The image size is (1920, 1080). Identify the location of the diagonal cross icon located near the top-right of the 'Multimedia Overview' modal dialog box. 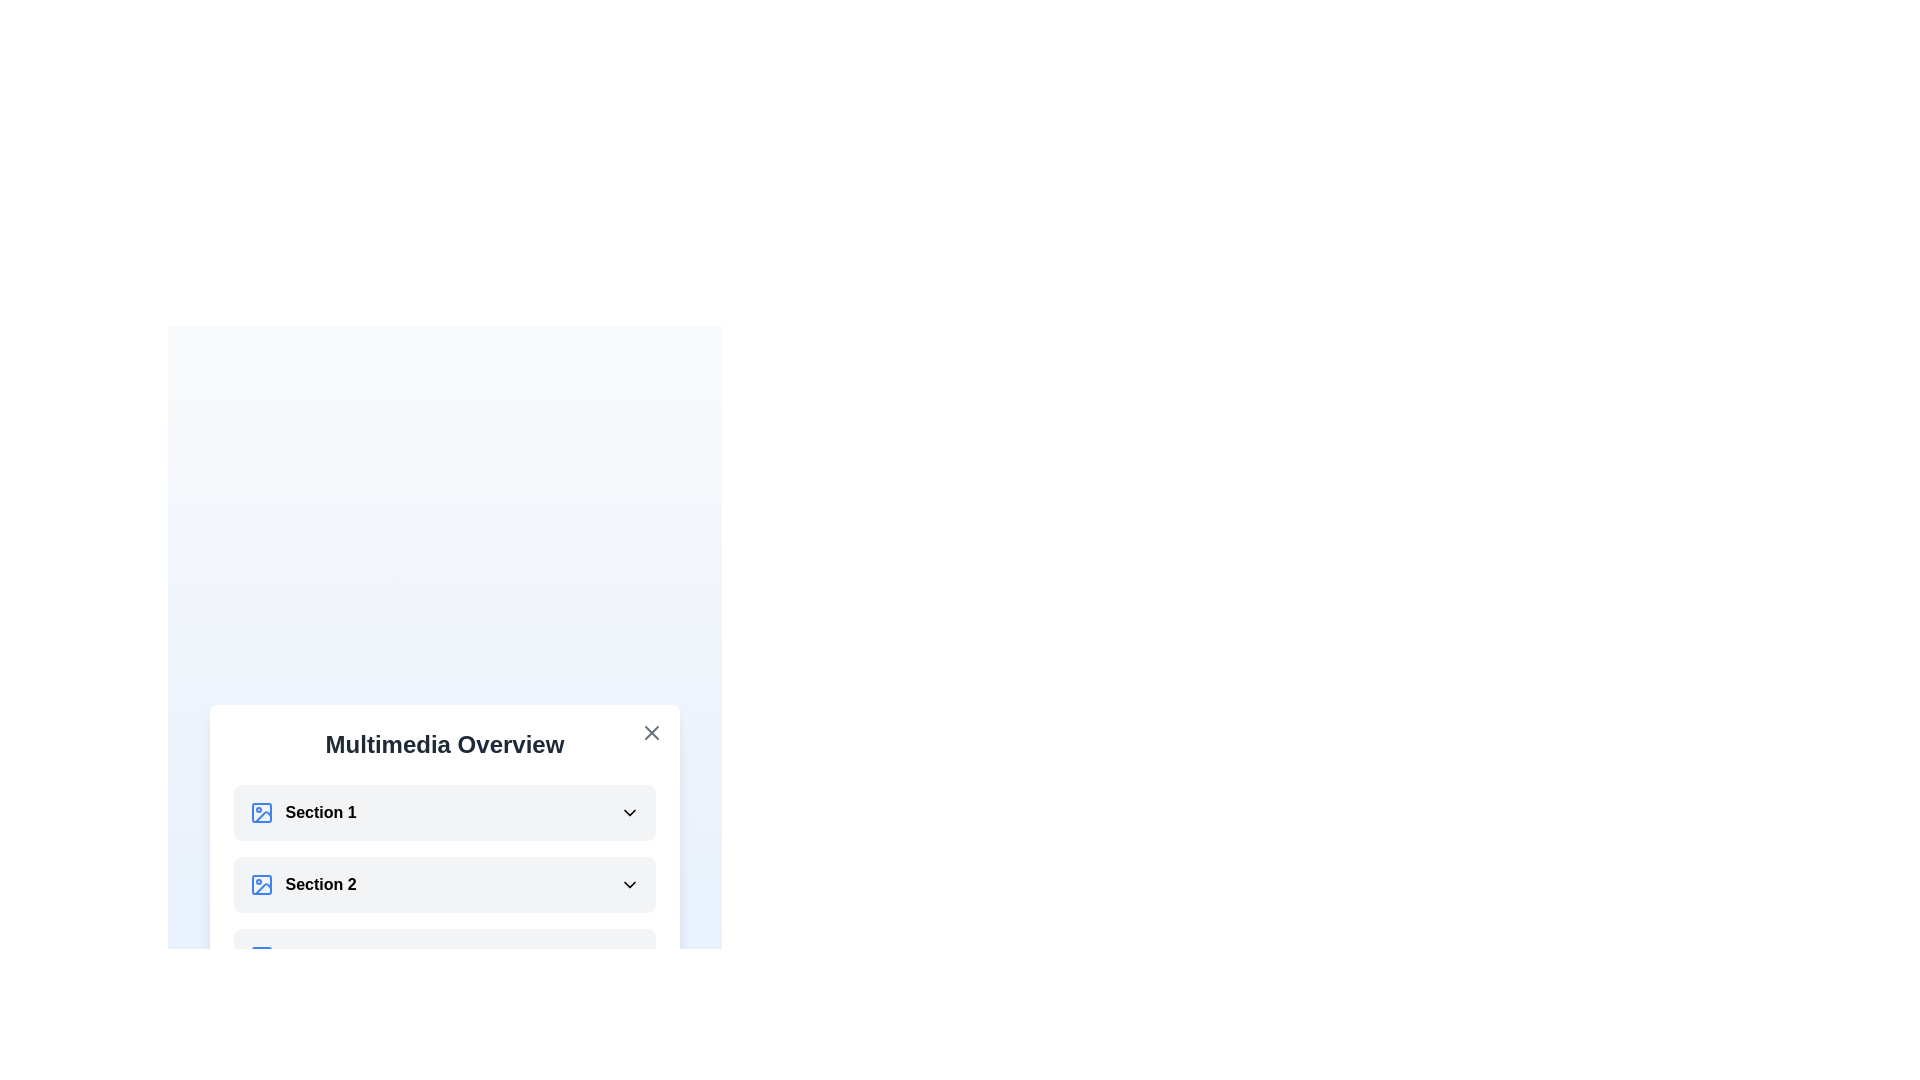
(652, 732).